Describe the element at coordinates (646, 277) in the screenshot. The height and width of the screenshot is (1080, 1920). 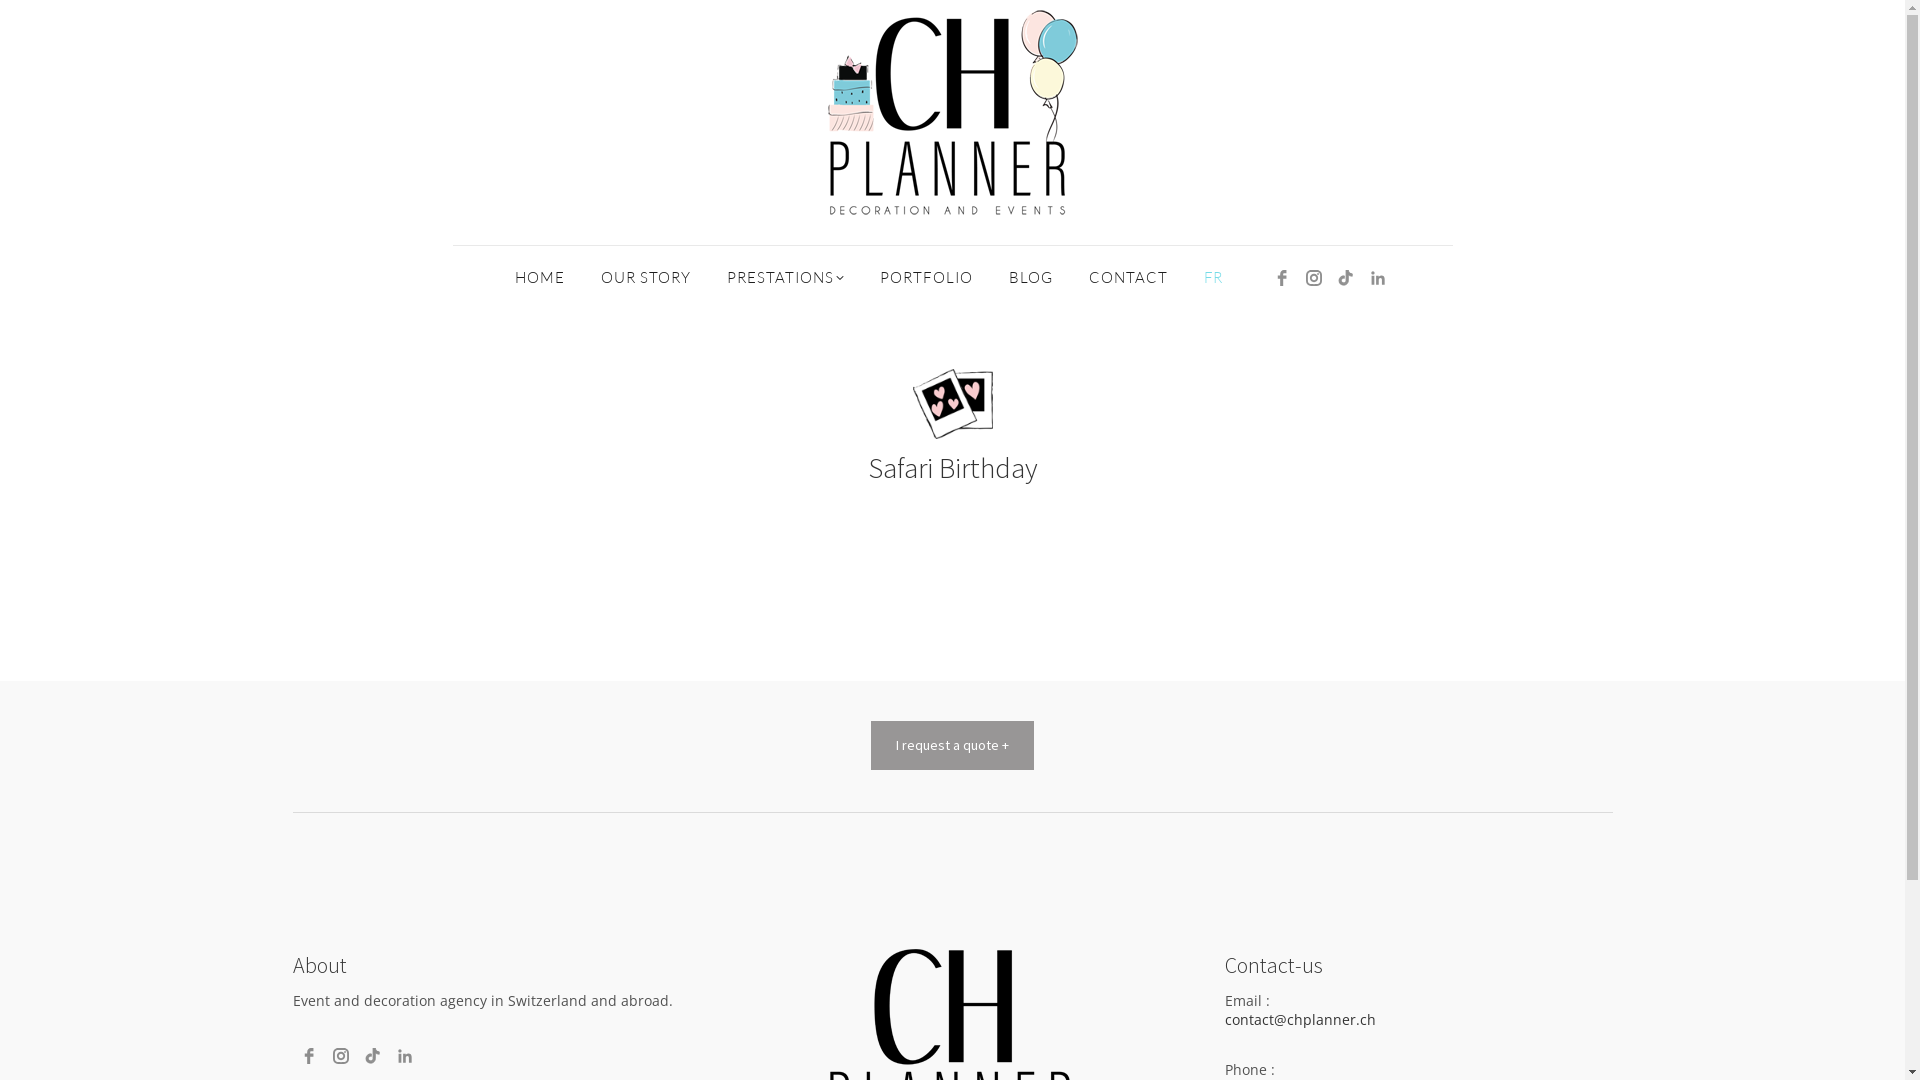
I see `'OUR STORY'` at that location.